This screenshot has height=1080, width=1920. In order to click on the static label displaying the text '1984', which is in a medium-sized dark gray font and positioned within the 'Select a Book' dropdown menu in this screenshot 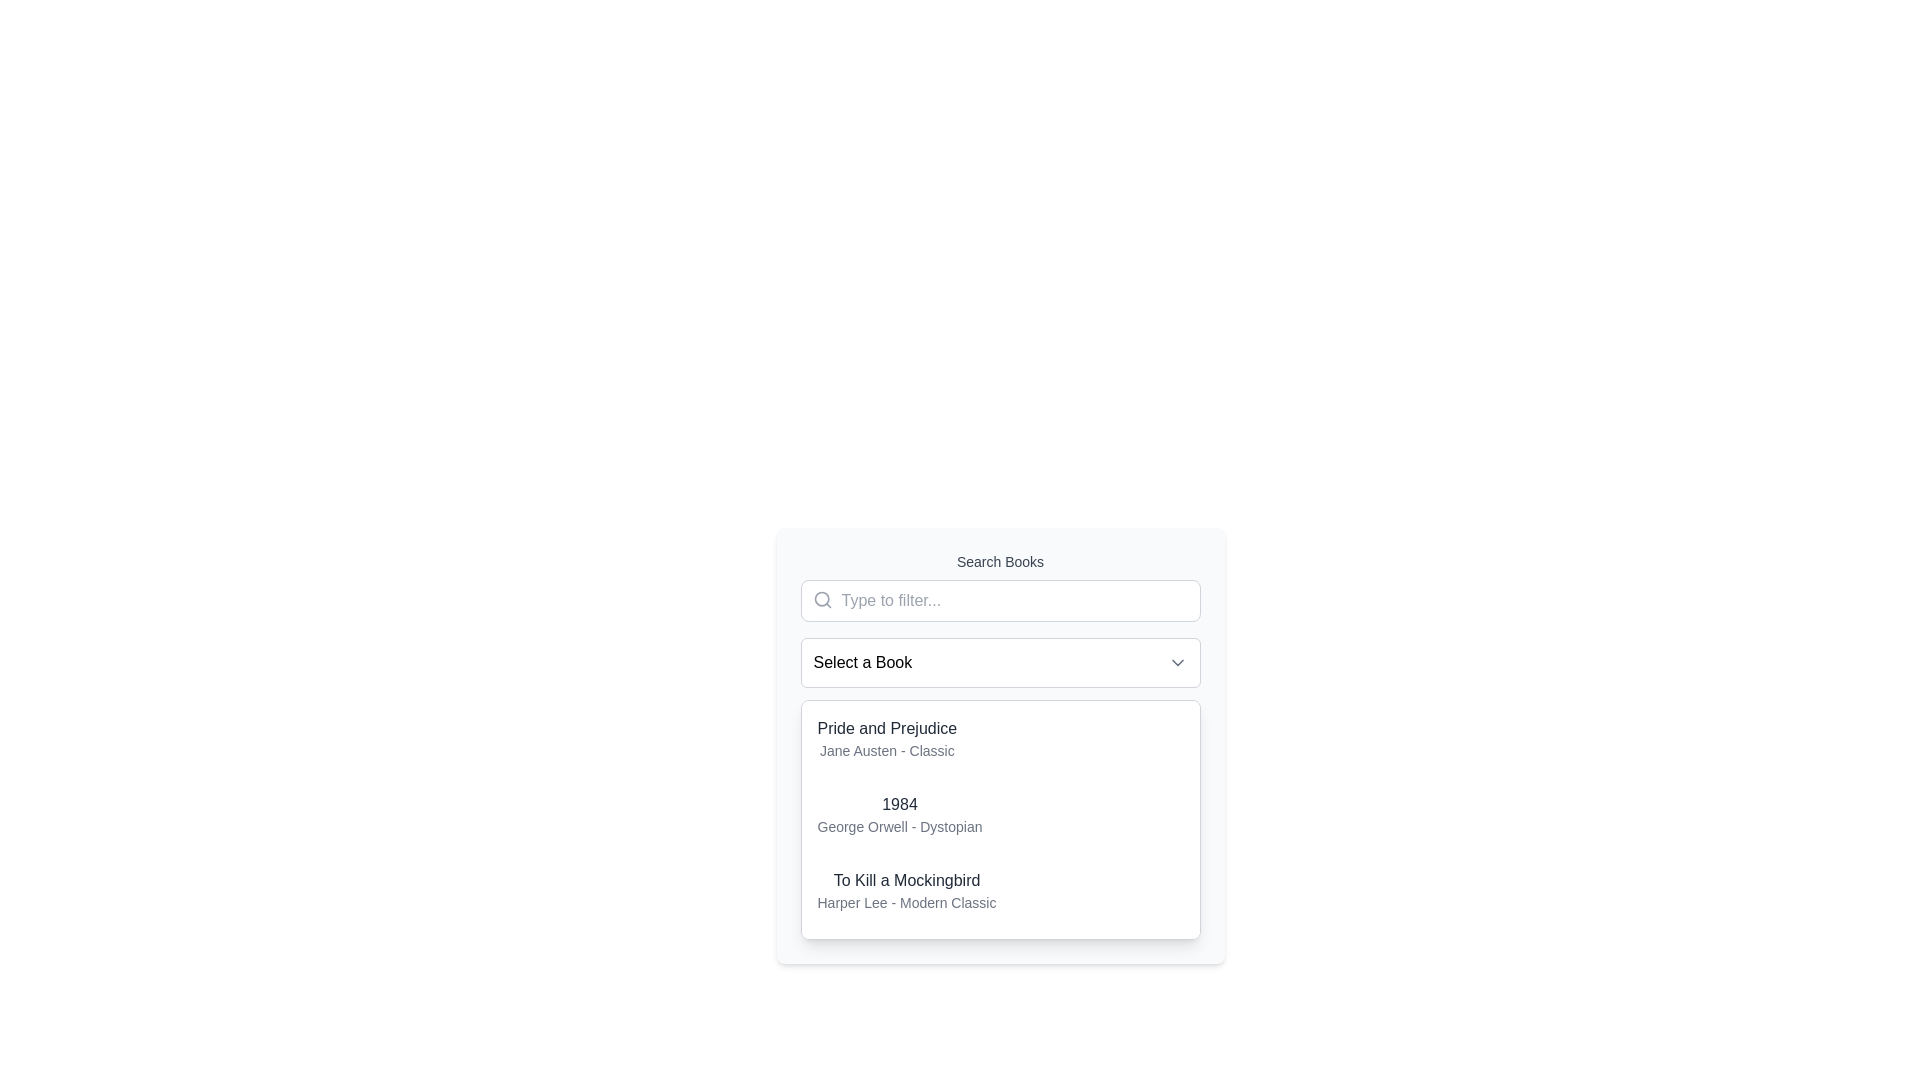, I will do `click(898, 804)`.